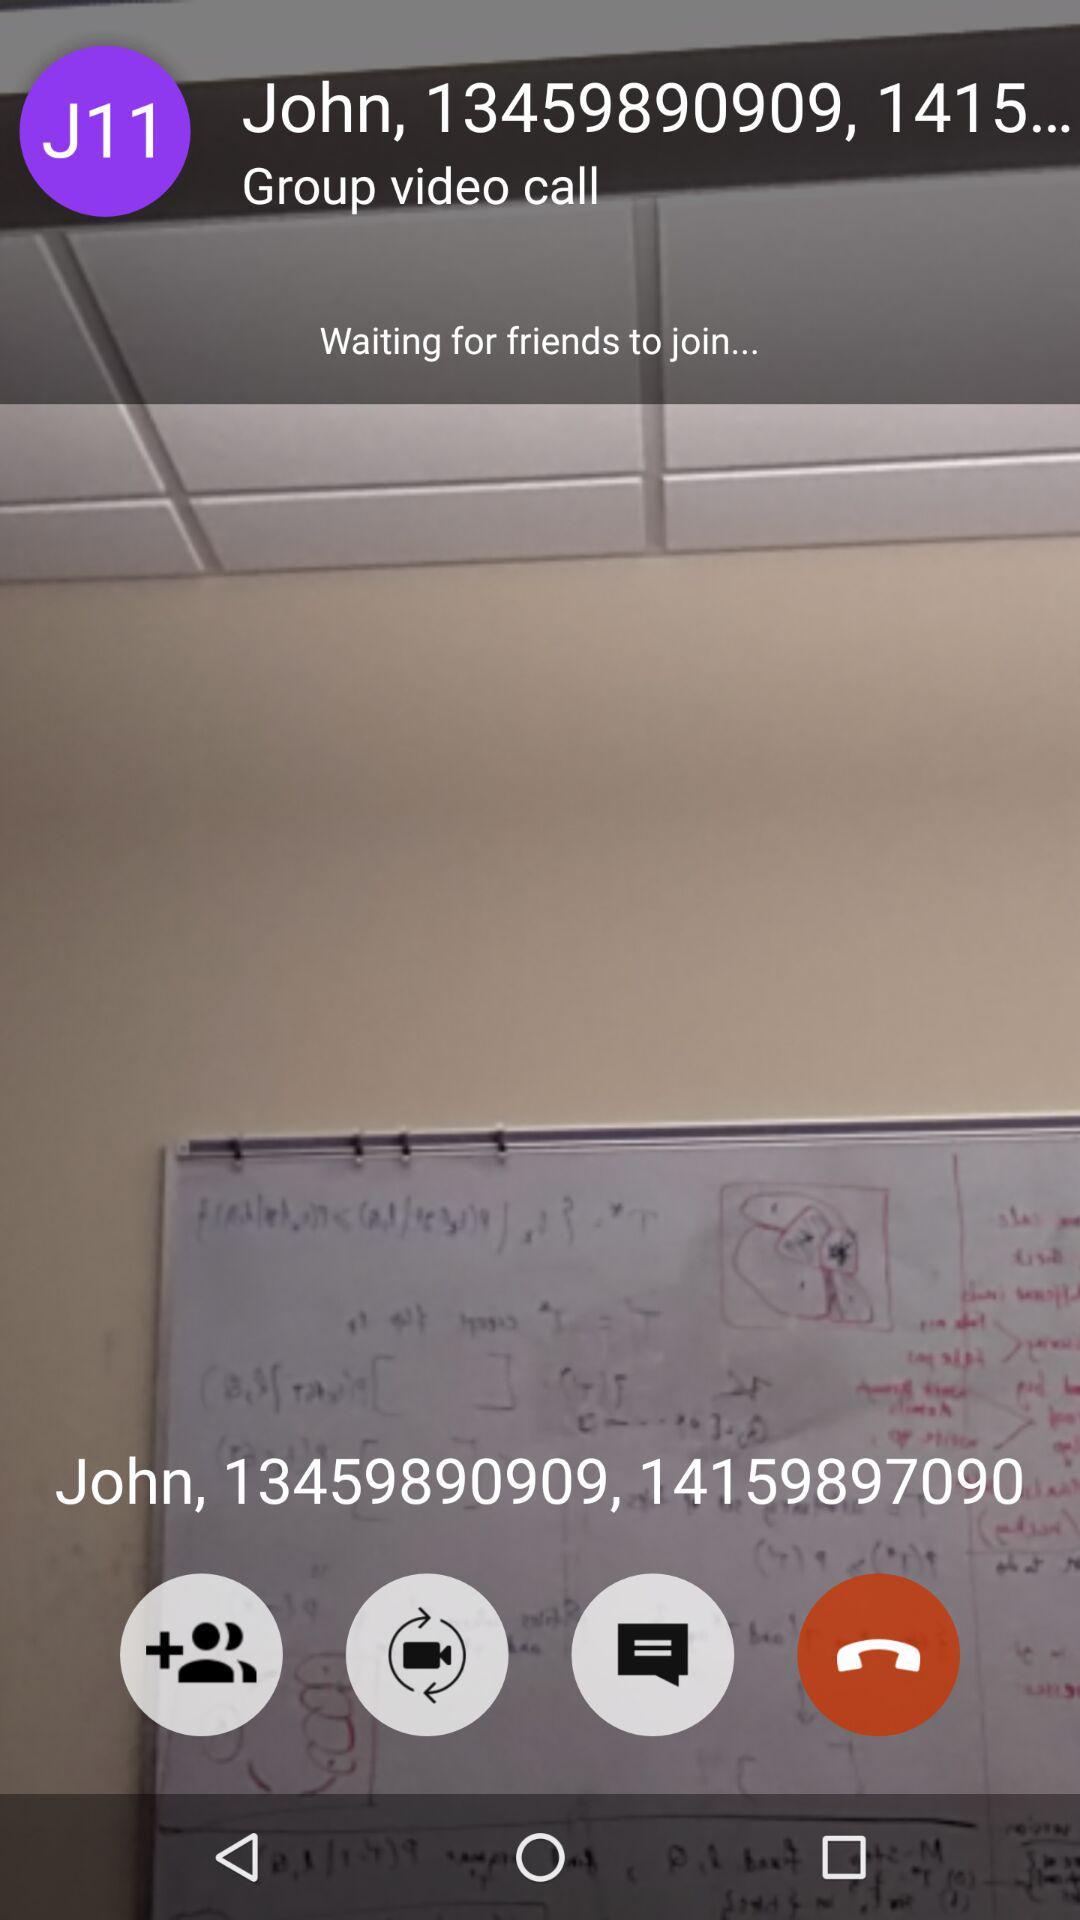  What do you see at coordinates (201, 1654) in the screenshot?
I see `friend` at bounding box center [201, 1654].